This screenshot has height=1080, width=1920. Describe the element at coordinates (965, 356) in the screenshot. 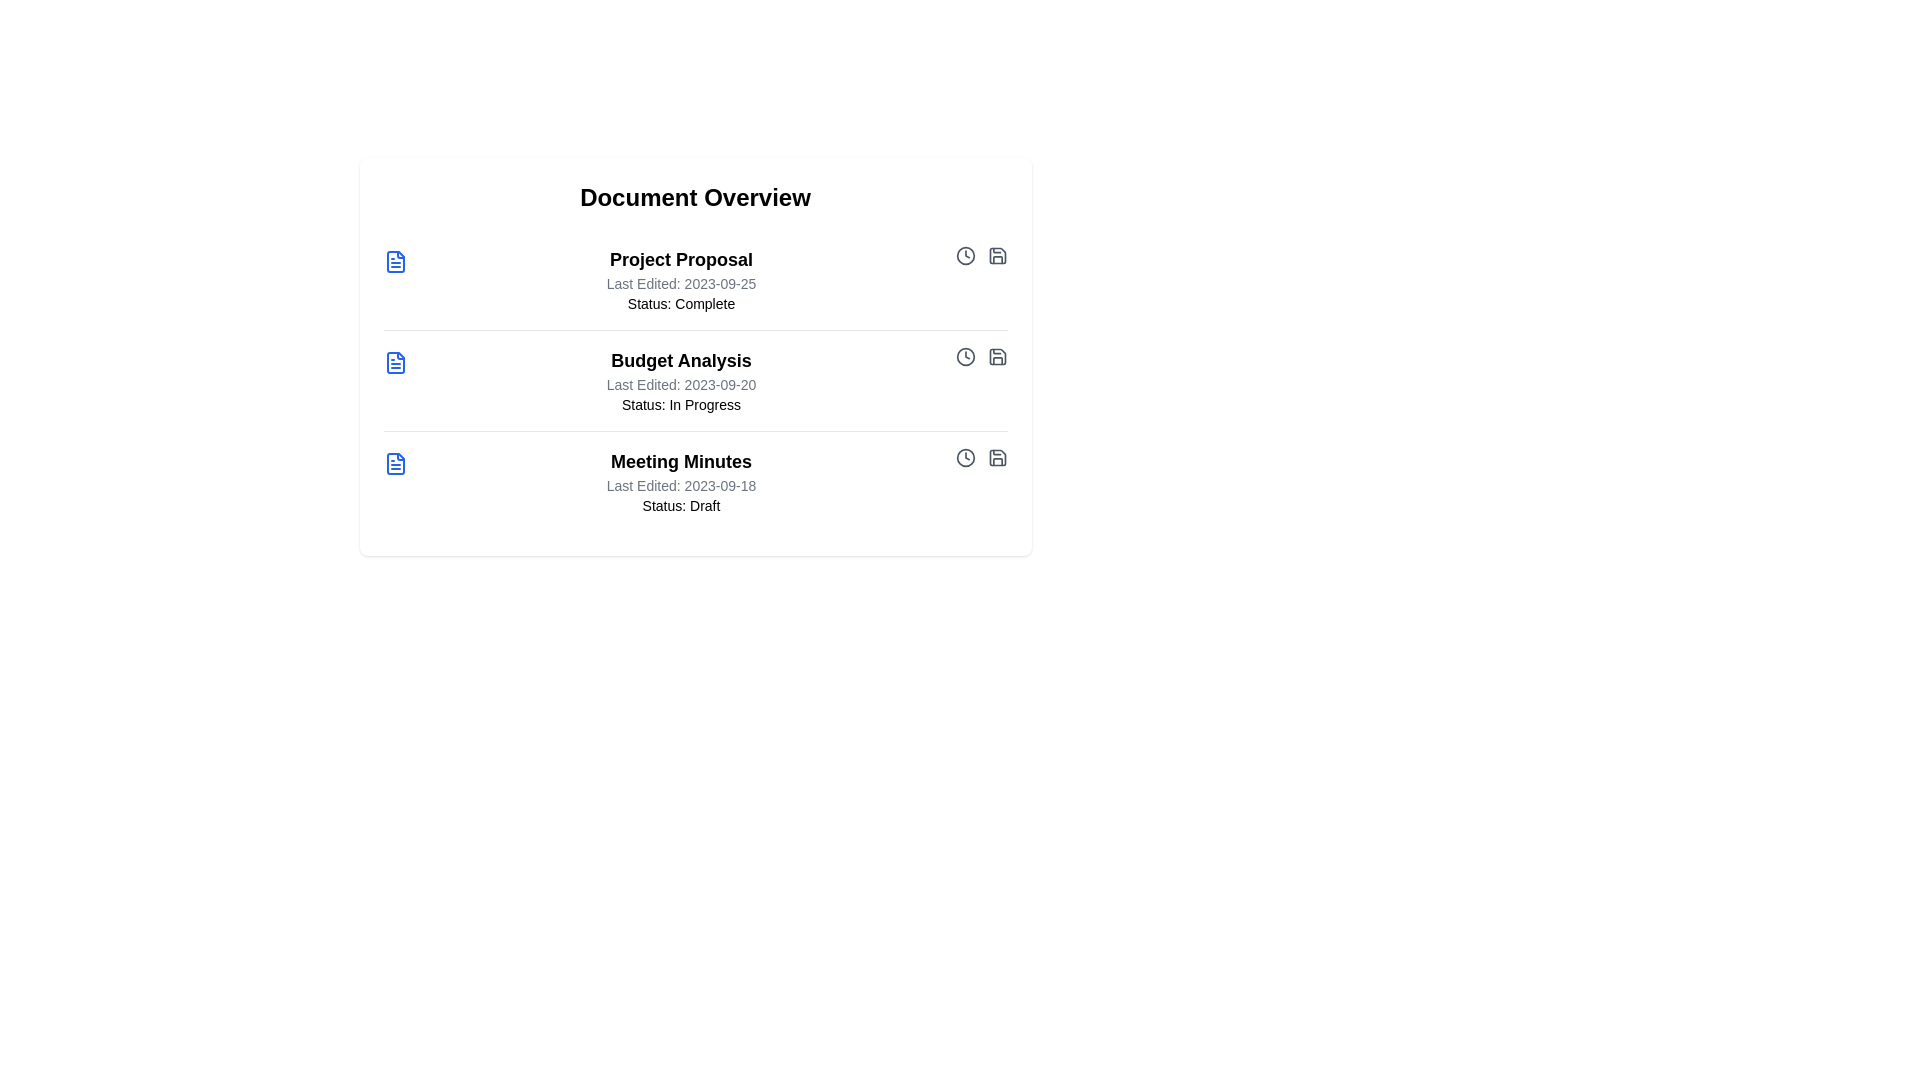

I see `the status icon of Budget Analysis to interact with its status` at that location.